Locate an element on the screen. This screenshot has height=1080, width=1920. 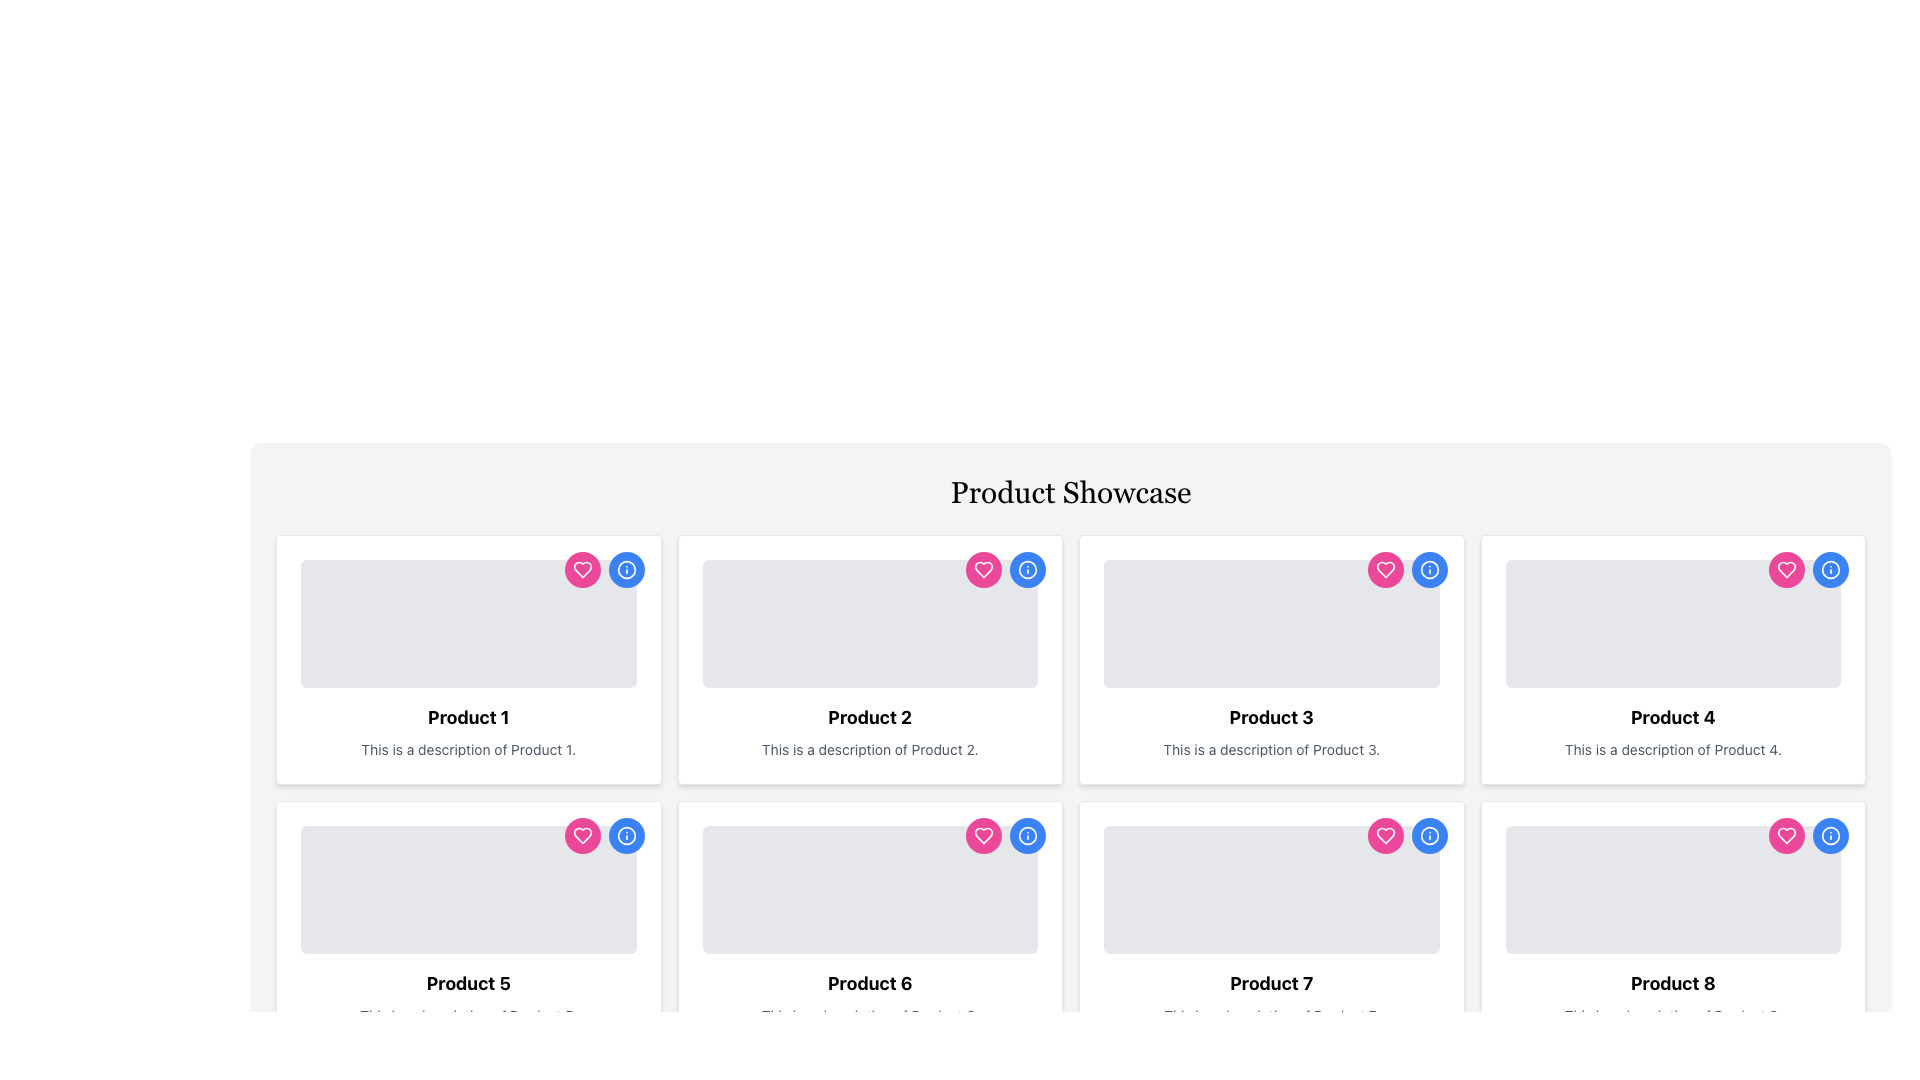
the circular pink button with a white heart icon located in the top-right corner of the Product 7 card is located at coordinates (1384, 836).